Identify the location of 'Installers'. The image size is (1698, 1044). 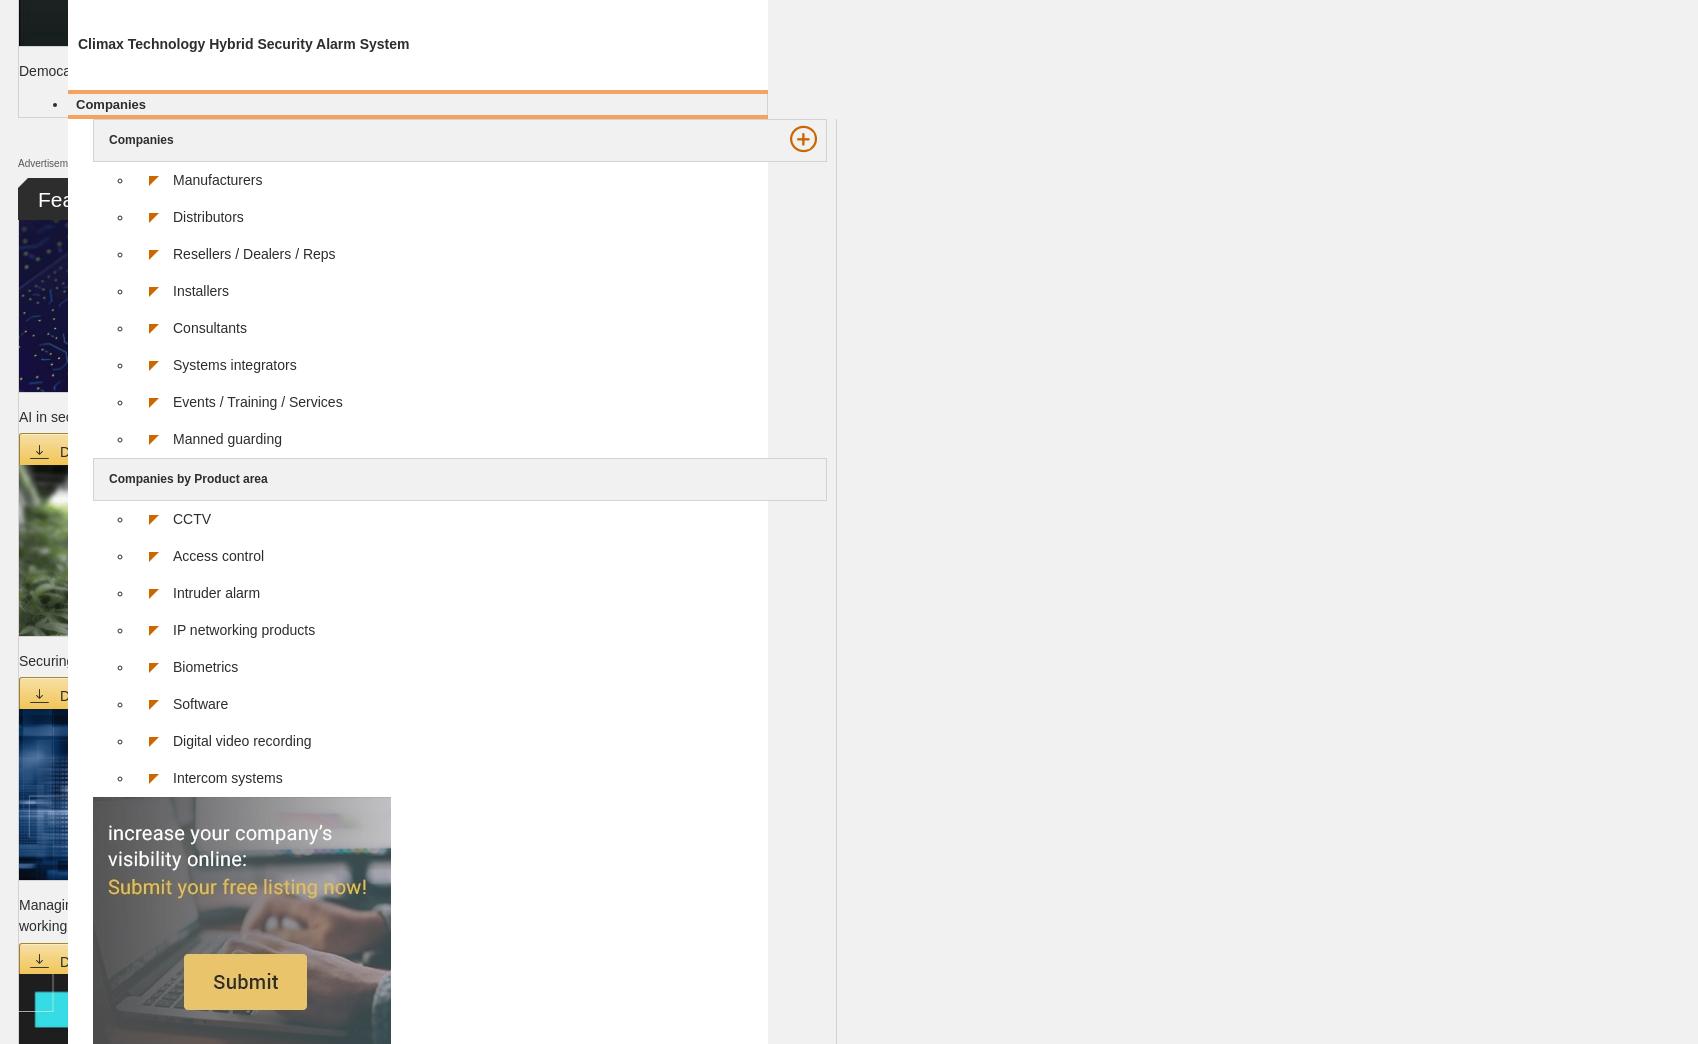
(201, 289).